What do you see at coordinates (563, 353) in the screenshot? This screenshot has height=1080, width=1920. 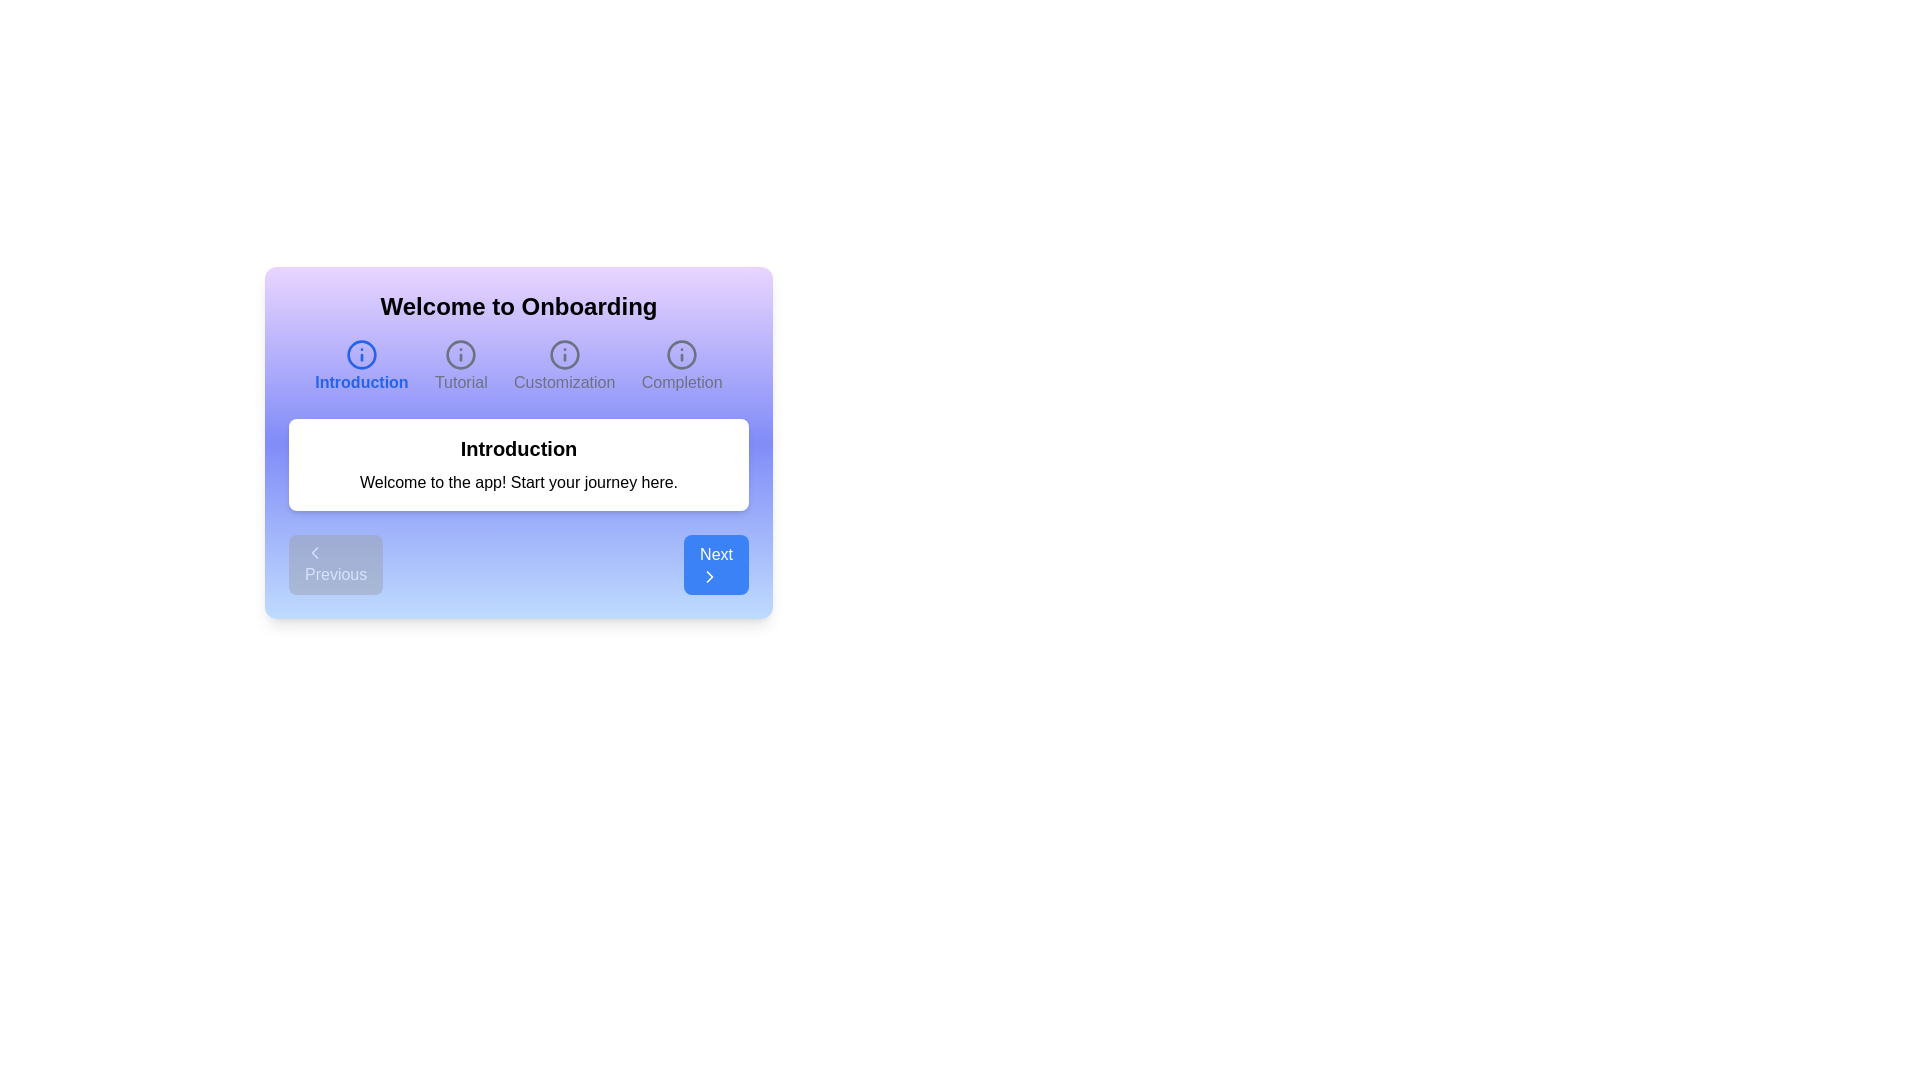 I see `the third circular outline icon in the navigation bar, located between the 'Tutorial' and 'Completion' icons` at bounding box center [563, 353].